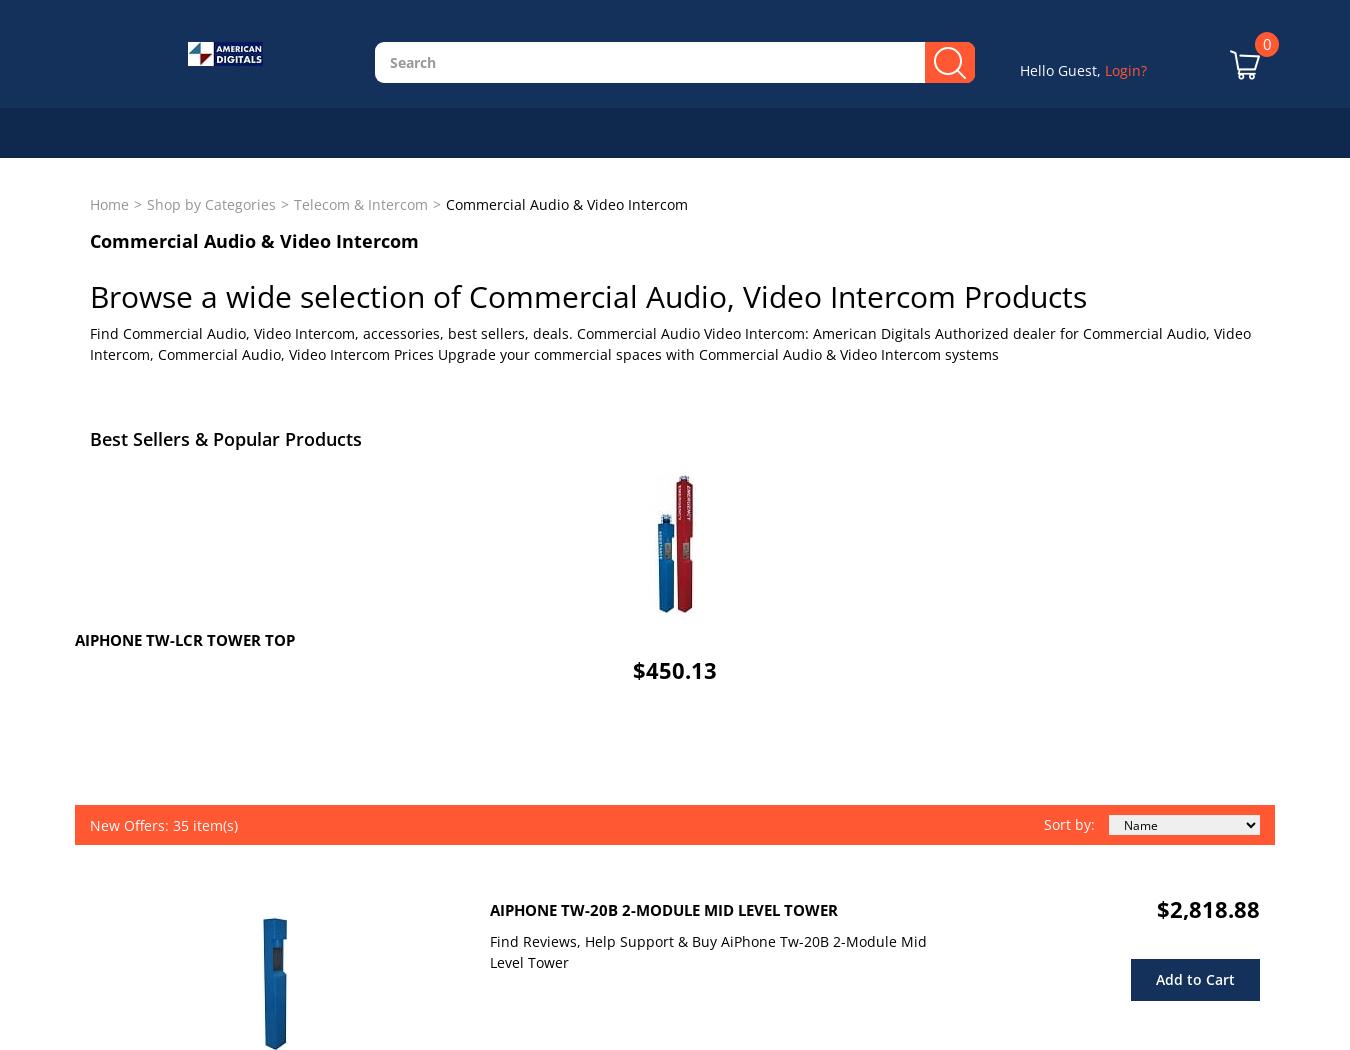 The image size is (1350, 1050). What do you see at coordinates (1062, 69) in the screenshot?
I see `'Hello Guest,'` at bounding box center [1062, 69].